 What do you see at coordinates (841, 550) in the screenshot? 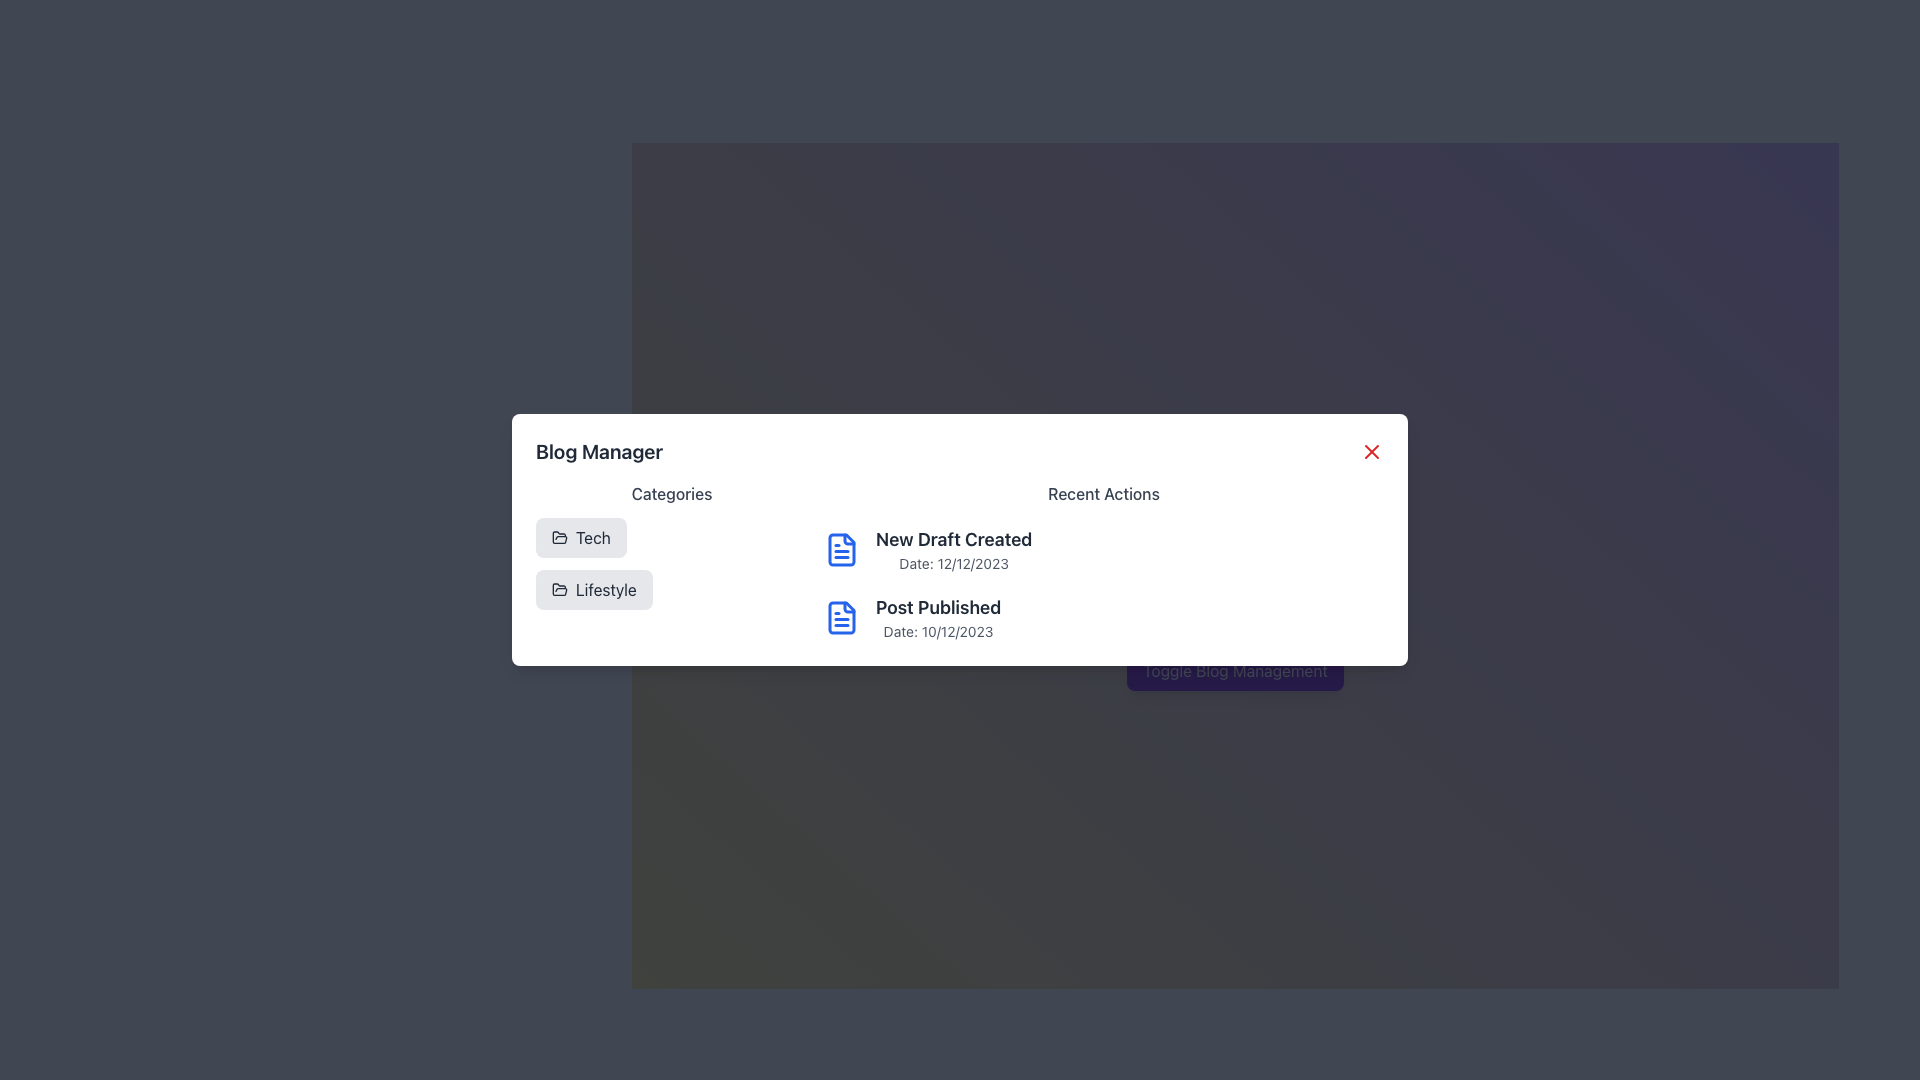
I see `the document icon located to the left of the text 'New Draft Created' in the 'Recent Actions' section of the 'Blog Manager' interface` at bounding box center [841, 550].